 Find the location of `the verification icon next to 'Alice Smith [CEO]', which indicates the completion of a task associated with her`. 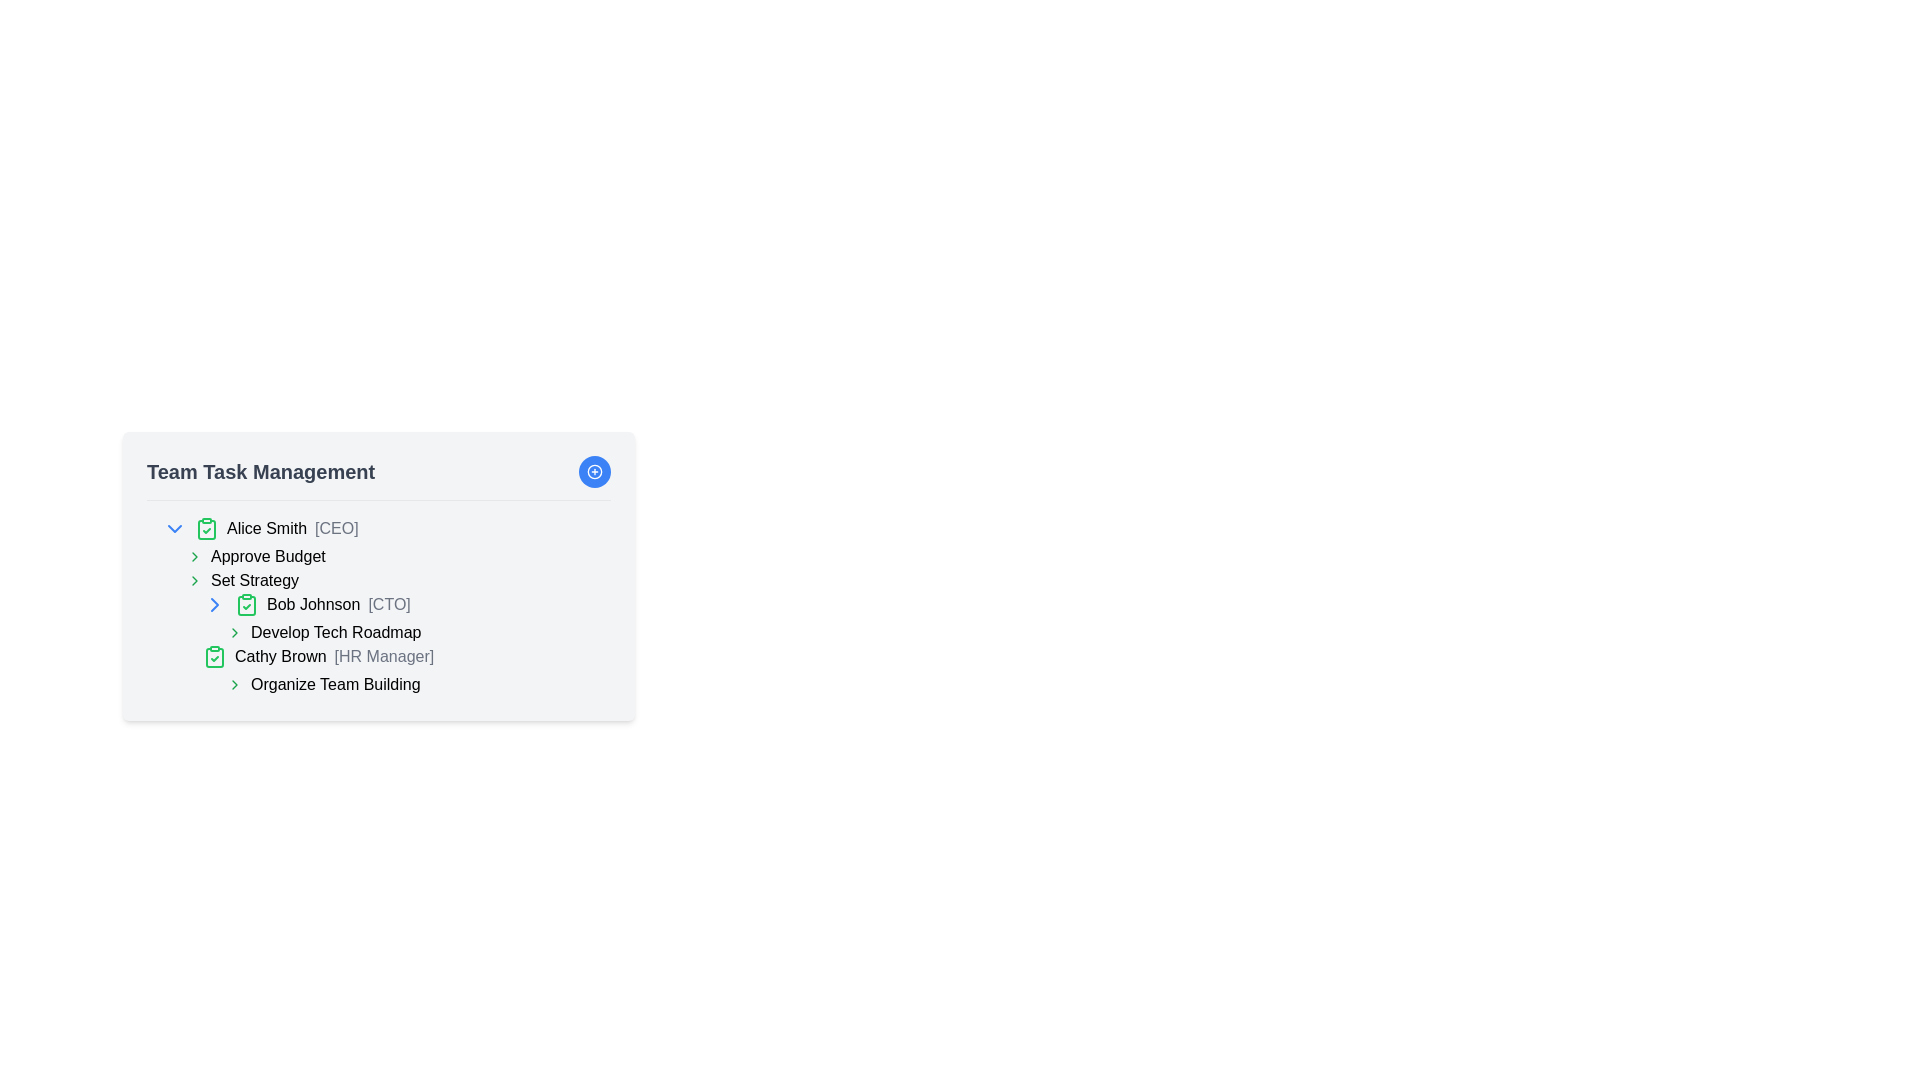

the verification icon next to 'Alice Smith [CEO]', which indicates the completion of a task associated with her is located at coordinates (206, 527).